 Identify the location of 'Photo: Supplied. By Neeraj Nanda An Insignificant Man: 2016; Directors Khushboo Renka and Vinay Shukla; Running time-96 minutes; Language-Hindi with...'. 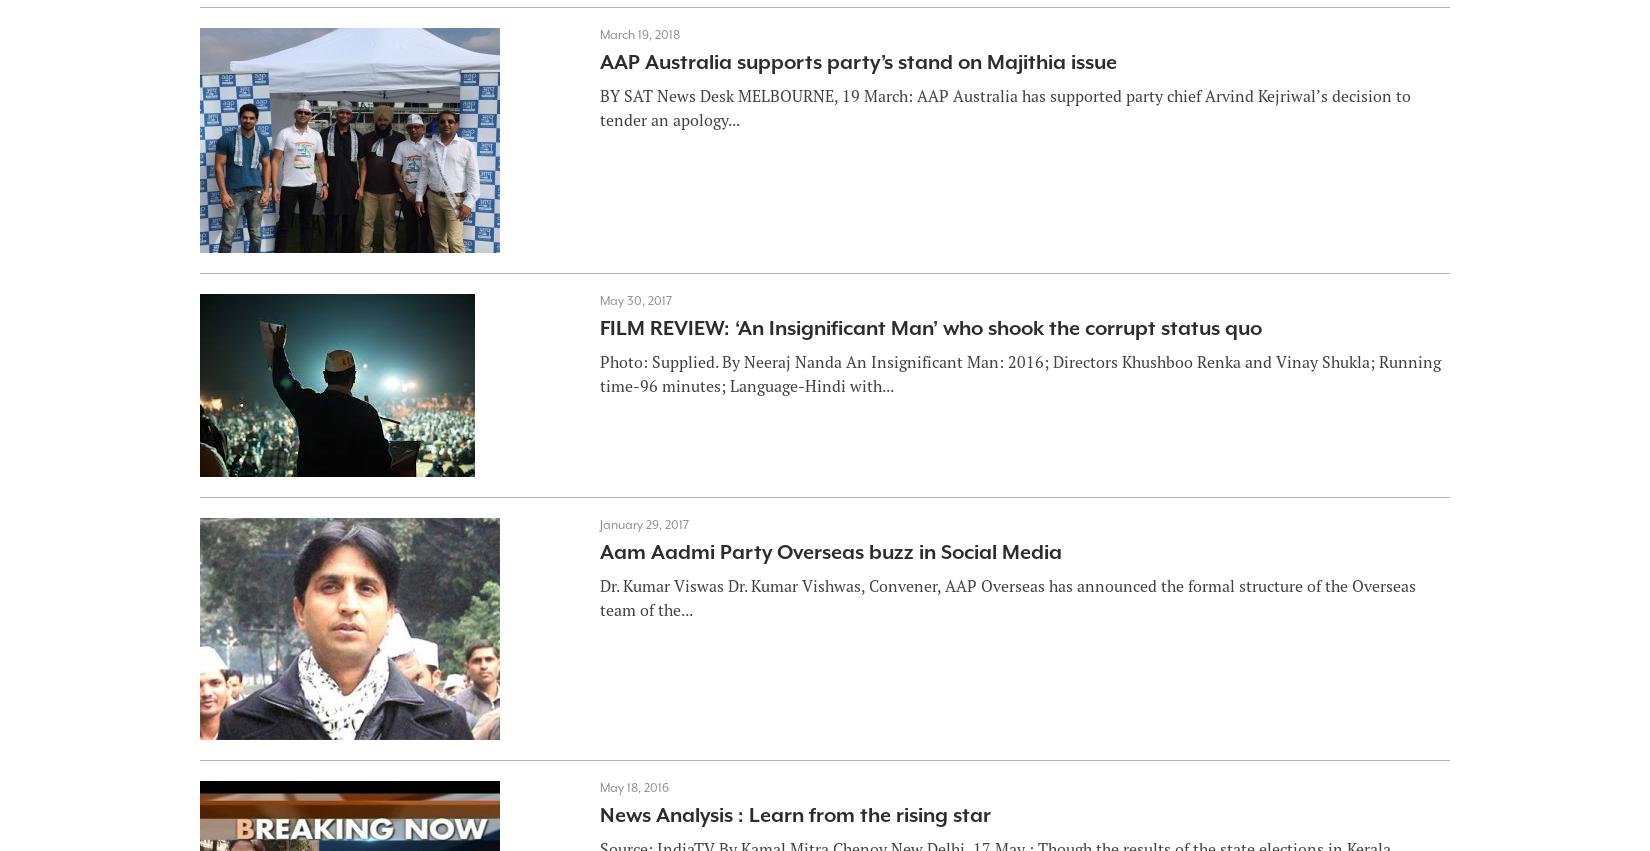
(597, 372).